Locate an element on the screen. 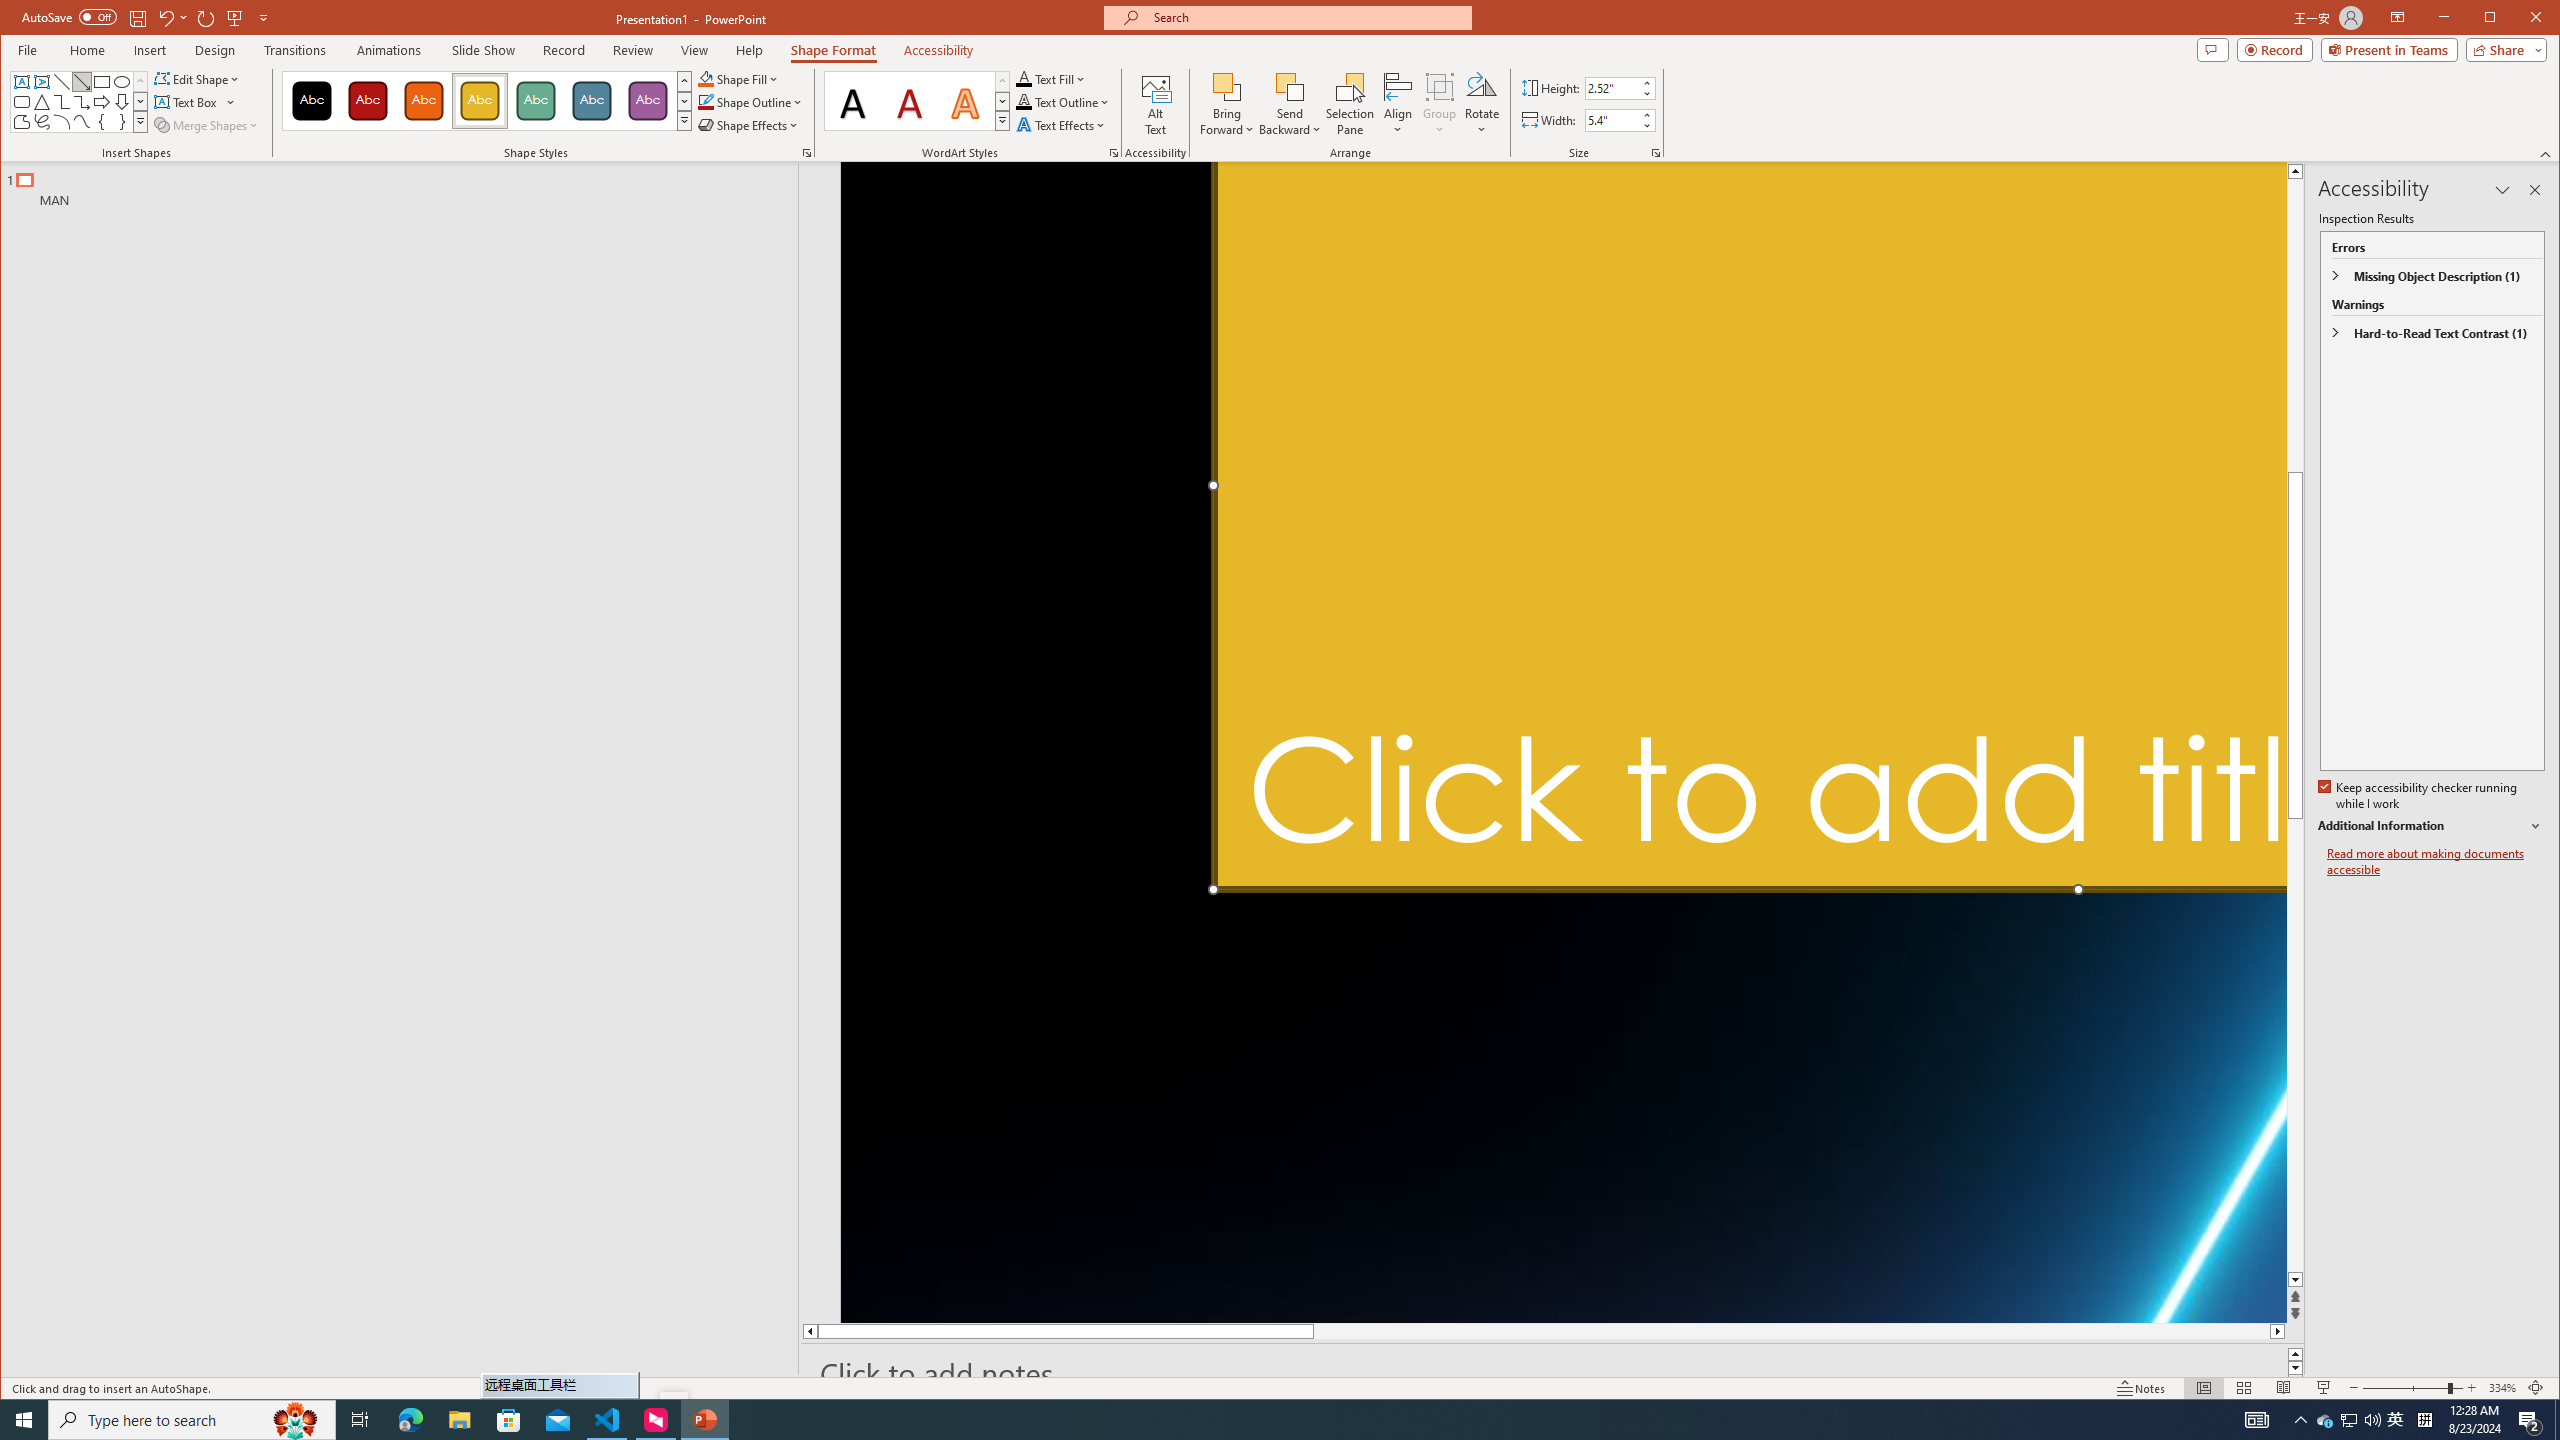 This screenshot has width=2560, height=1440. 'Colored Fill - Dark Red, Accent 1' is located at coordinates (367, 100).